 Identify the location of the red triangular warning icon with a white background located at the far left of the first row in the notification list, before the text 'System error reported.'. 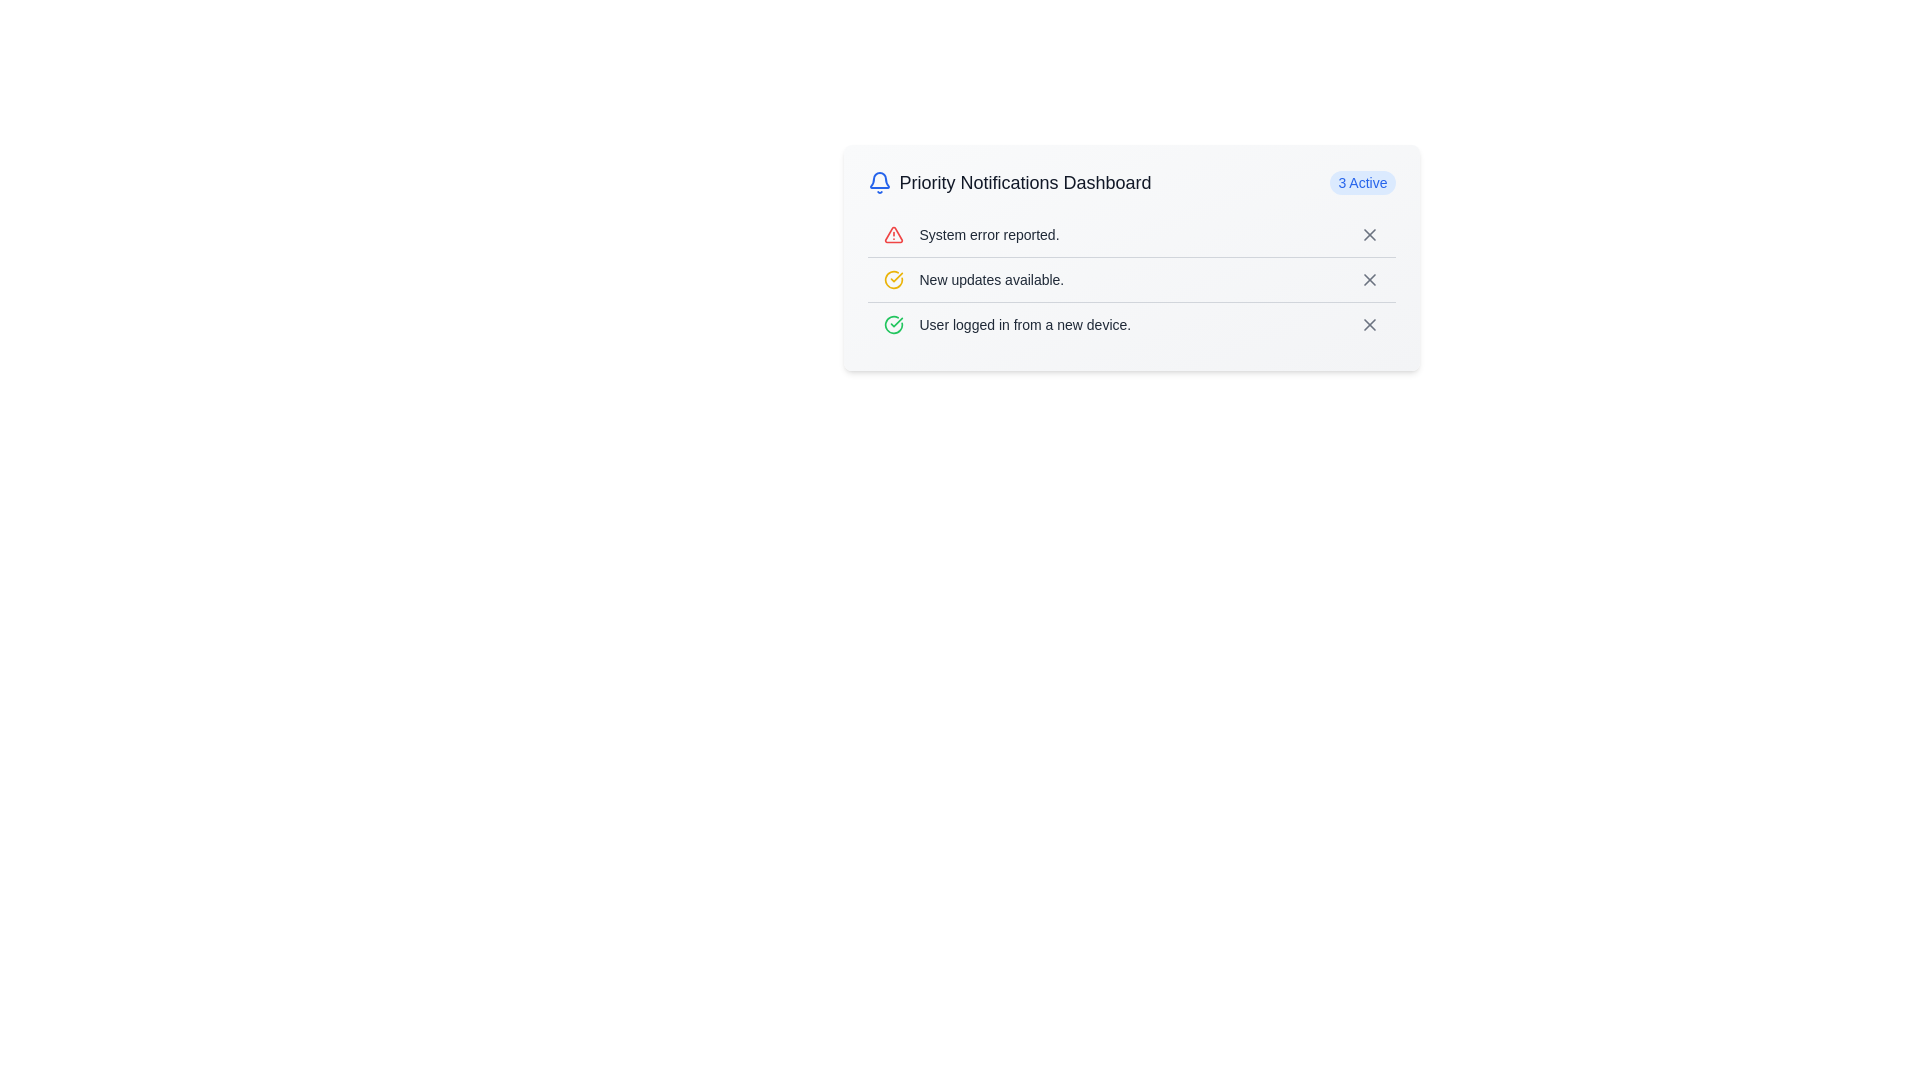
(892, 234).